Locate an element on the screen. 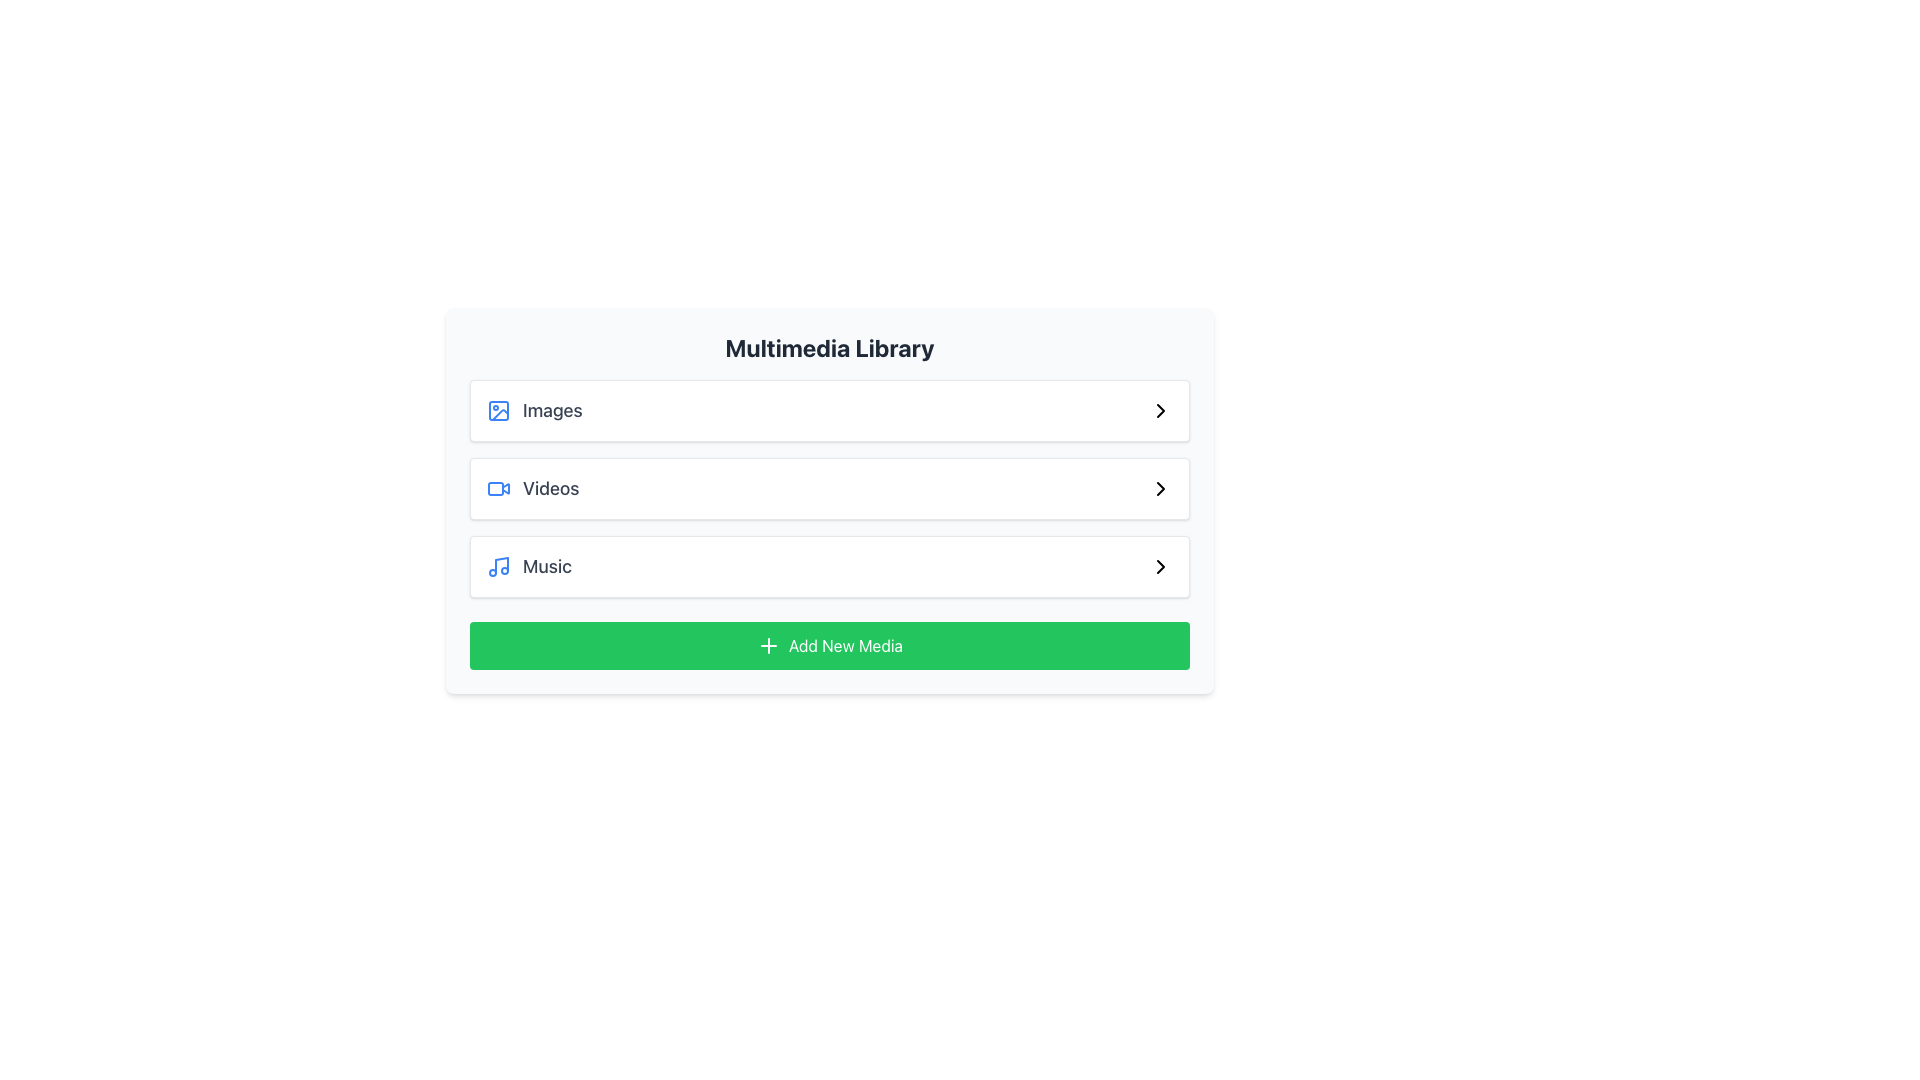 Image resolution: width=1920 pixels, height=1080 pixels. the 'Music' category option in the vertically stacked list of media category options, which is located below the 'Videos' row and above the 'Add New Media' button is located at coordinates (830, 567).